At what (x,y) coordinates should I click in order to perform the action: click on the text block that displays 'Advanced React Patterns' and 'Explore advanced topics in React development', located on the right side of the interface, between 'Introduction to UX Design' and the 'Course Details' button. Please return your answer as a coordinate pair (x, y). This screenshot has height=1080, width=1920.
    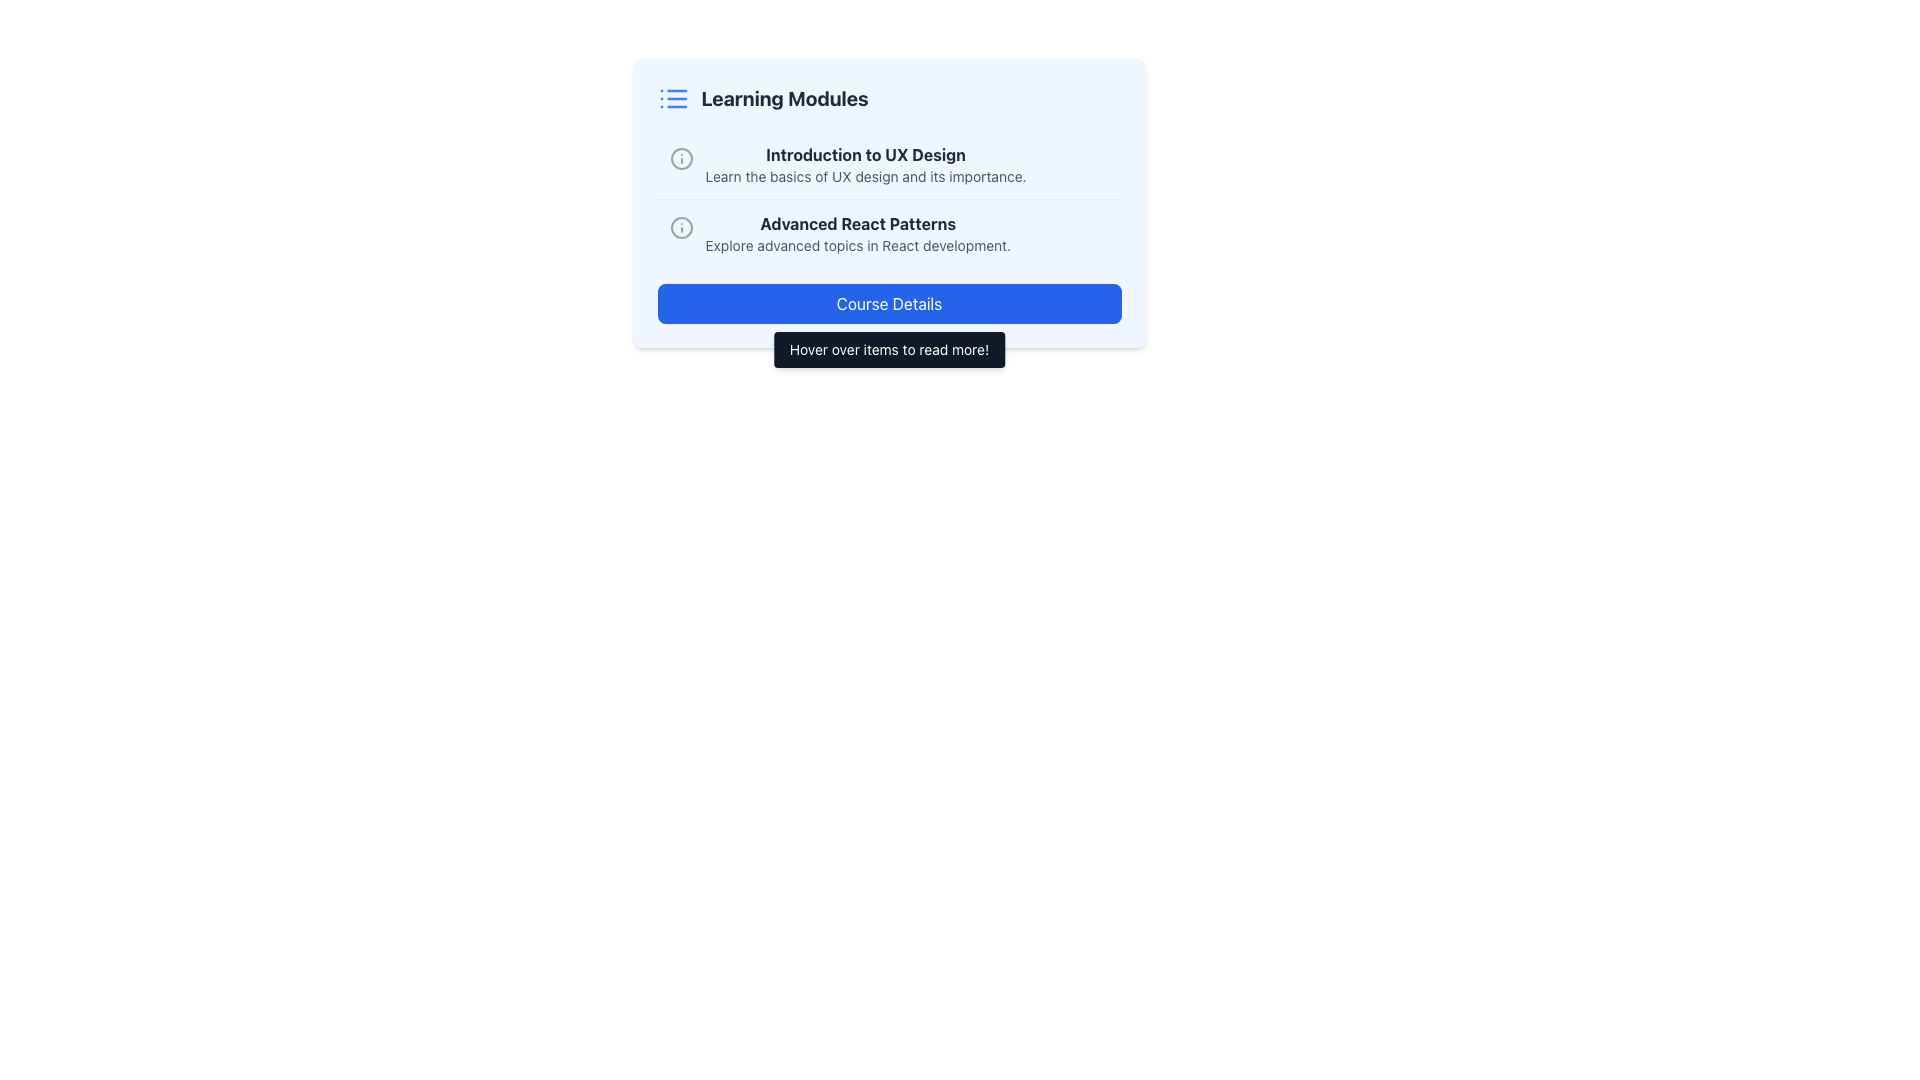
    Looking at the image, I should click on (858, 233).